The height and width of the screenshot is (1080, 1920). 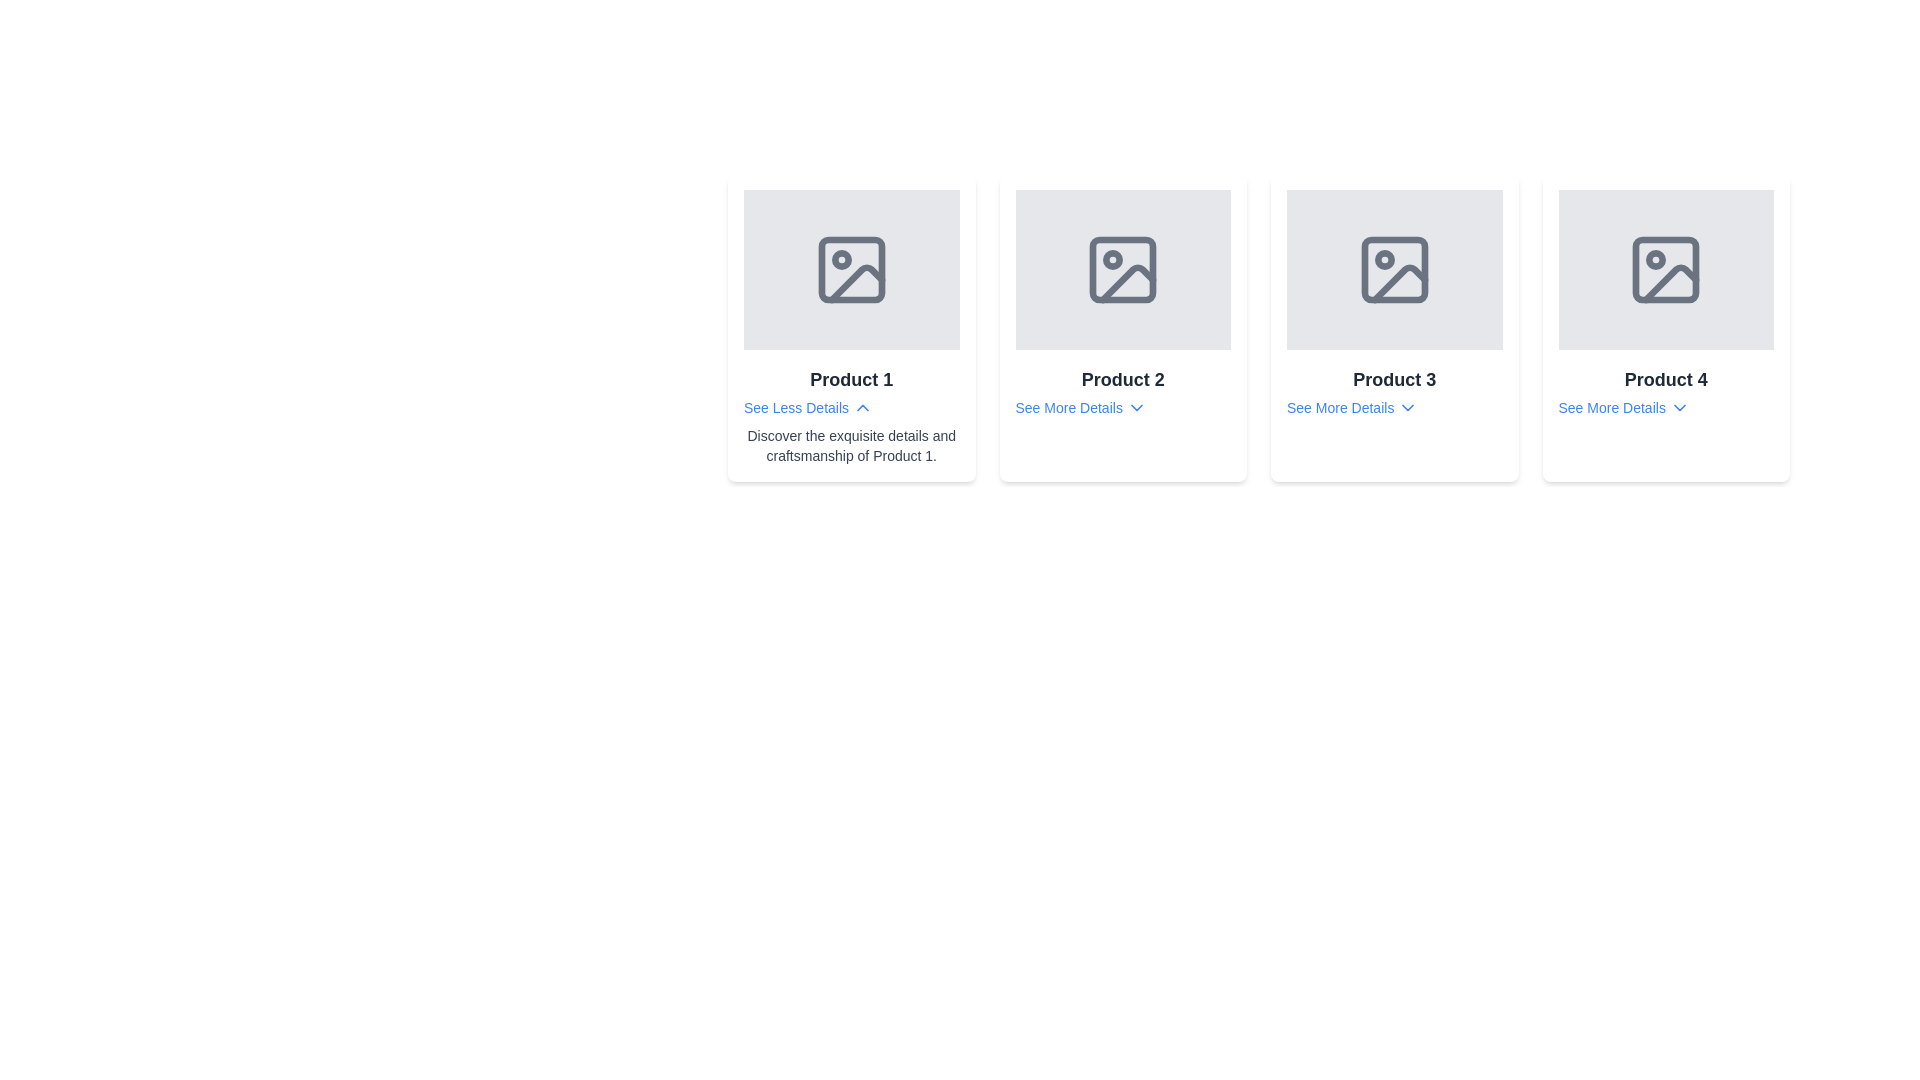 What do you see at coordinates (1393, 270) in the screenshot?
I see `the icon element, which has a geometric design resembling an image placeholder and is centrally aligned in a light gray box, positioned in the third column of a grid layout above the 'Product 3' label` at bounding box center [1393, 270].